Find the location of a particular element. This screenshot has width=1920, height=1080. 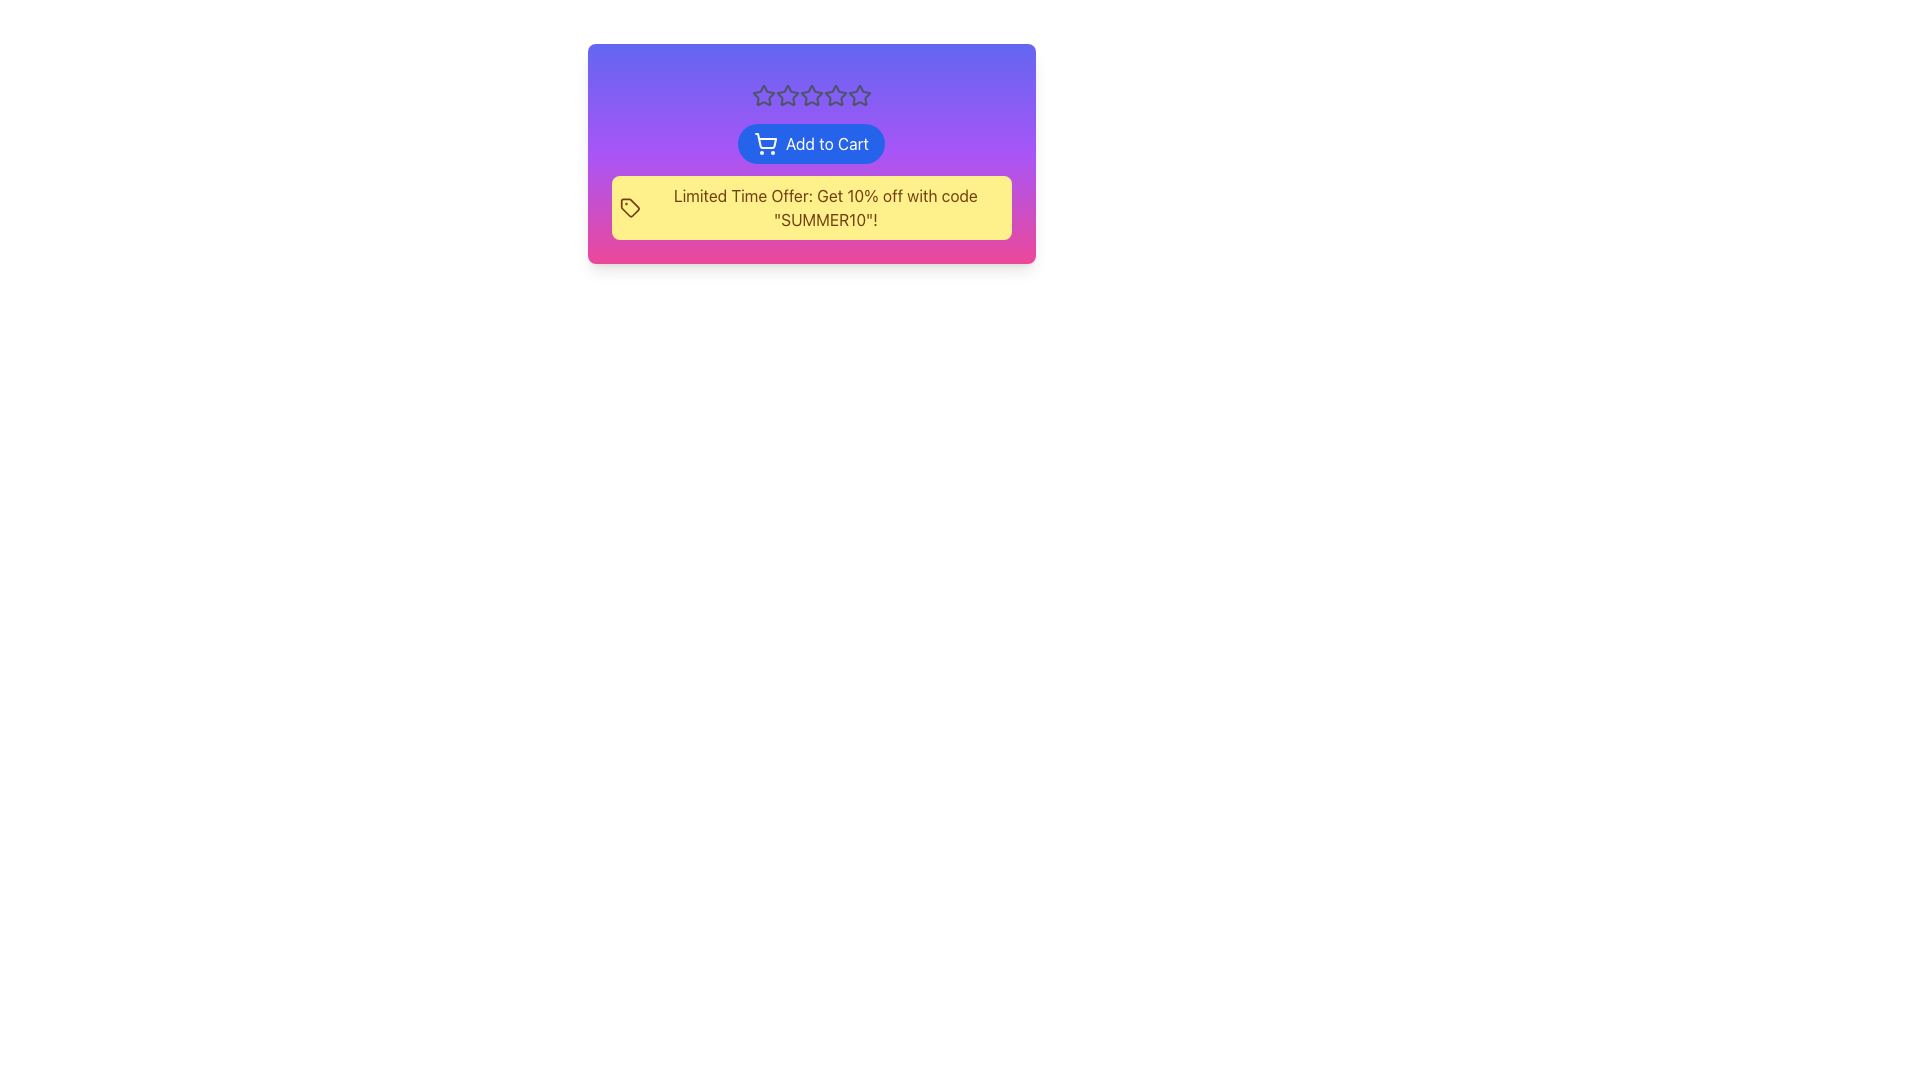

the discount tag icon located to the left of the yellow notification bar that displays a discount code message is located at coordinates (628, 208).